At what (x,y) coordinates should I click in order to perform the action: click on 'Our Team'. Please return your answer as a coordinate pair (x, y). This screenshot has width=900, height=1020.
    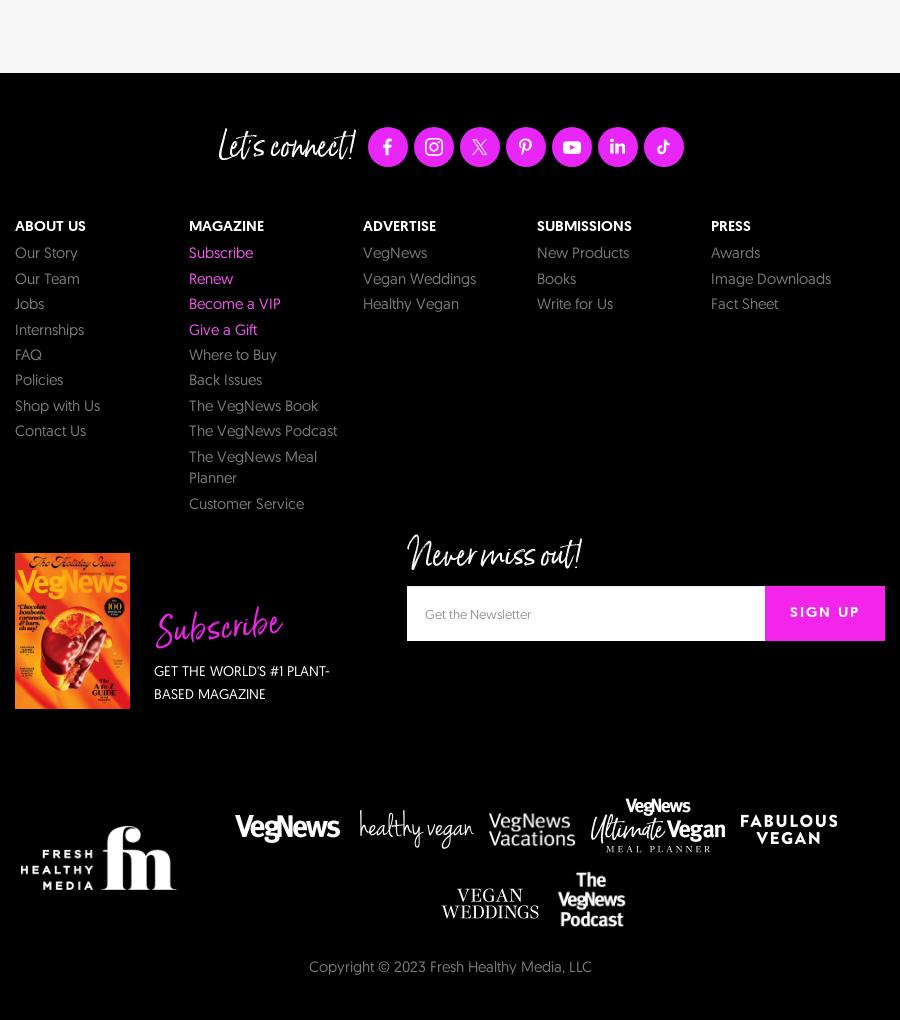
    Looking at the image, I should click on (46, 276).